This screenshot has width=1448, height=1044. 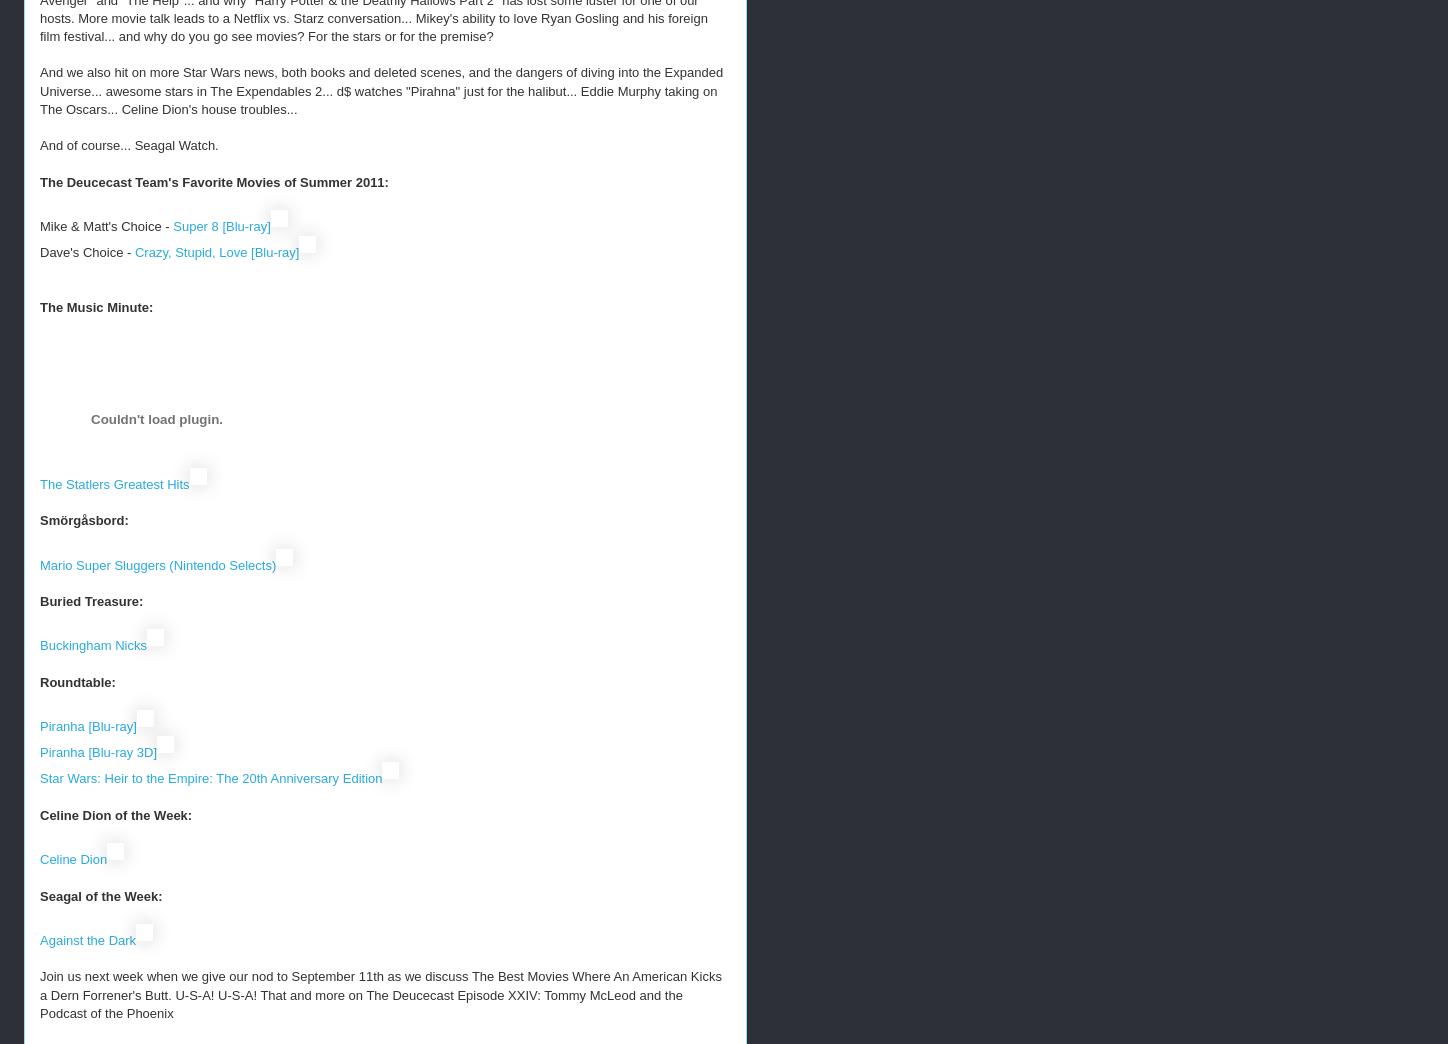 What do you see at coordinates (381, 90) in the screenshot?
I see `'And we also hit on more Star Wars news, both books and deleted scenes, and the dangers of diving into the Expanded Universe... awesome stars in The Expendables 2... d$ watches "Pirahna" just for the halibut... Eddie Murphy taking on The Oscars... Celine Dion's house troubles...'` at bounding box center [381, 90].